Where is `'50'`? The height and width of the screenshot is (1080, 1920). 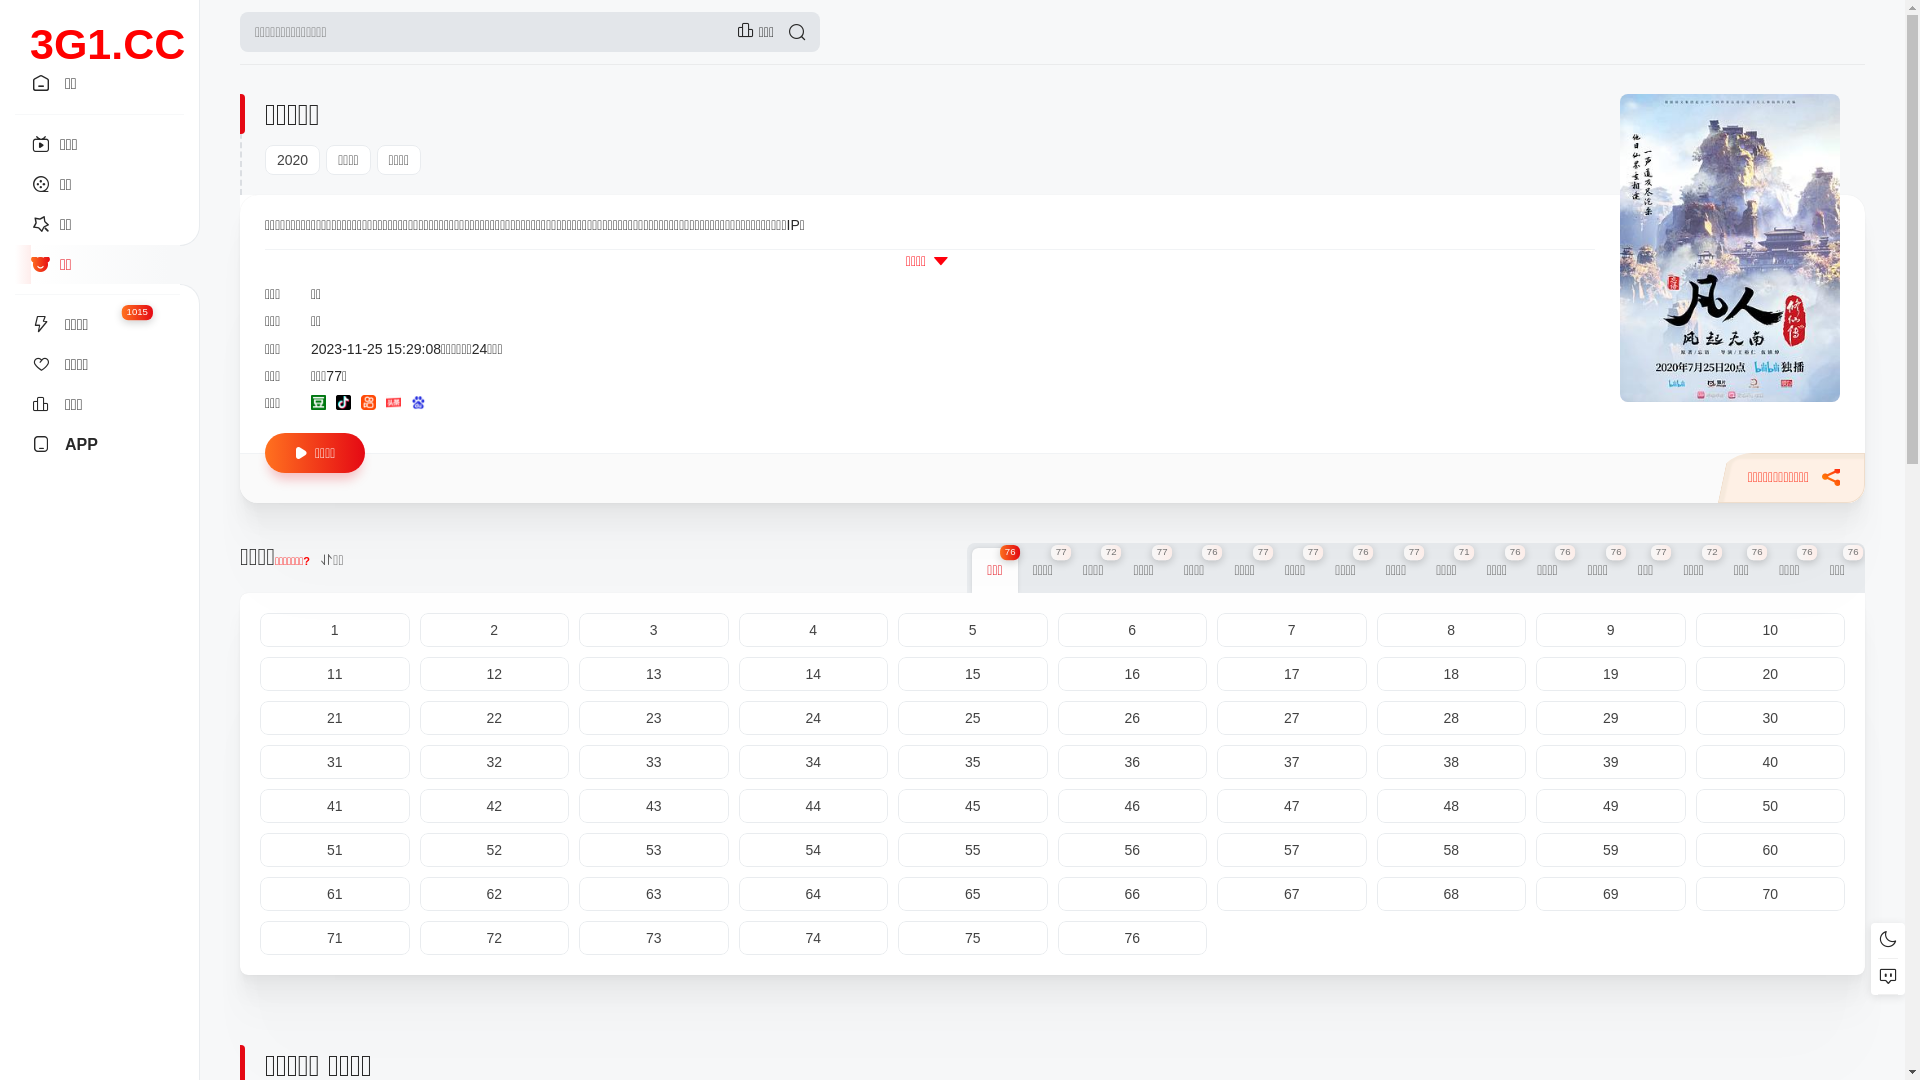 '50' is located at coordinates (1694, 805).